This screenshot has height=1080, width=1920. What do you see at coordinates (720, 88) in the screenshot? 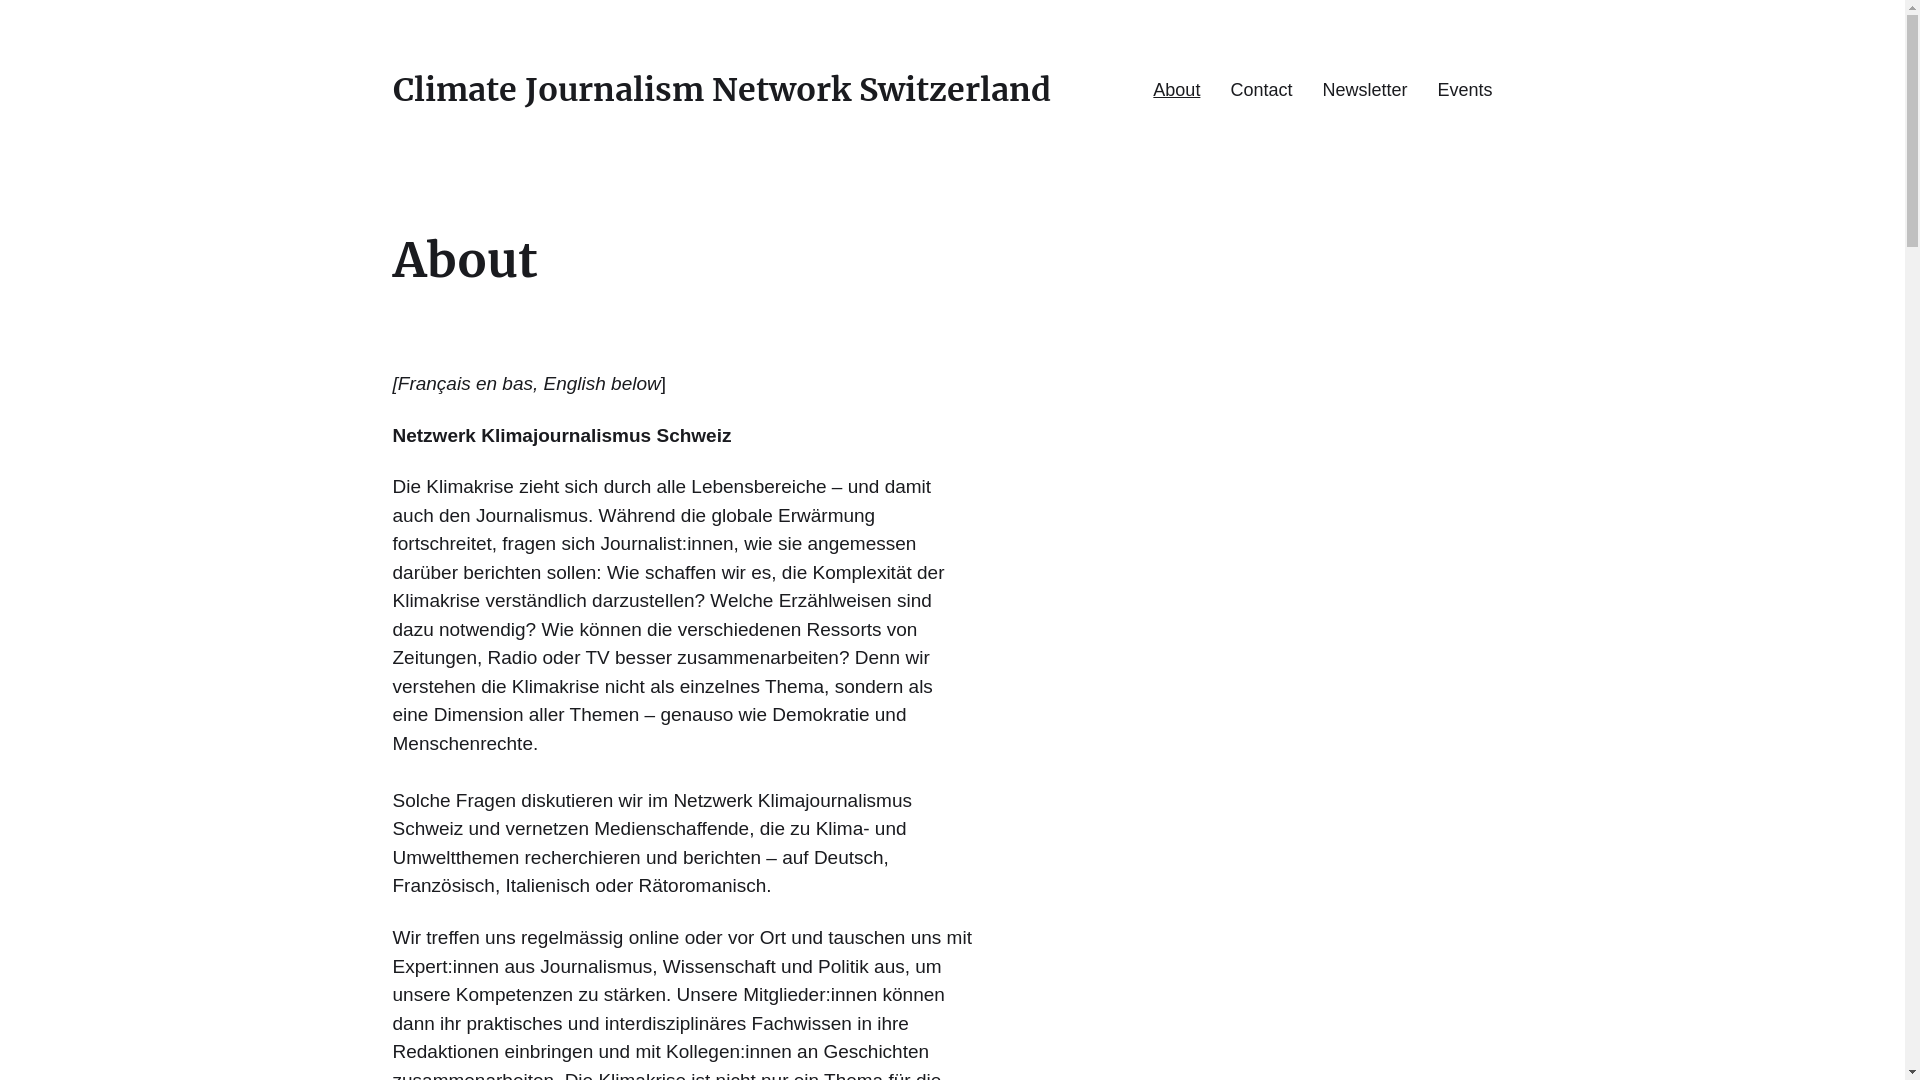
I see `'Climate Journalism Network Switzerland'` at bounding box center [720, 88].